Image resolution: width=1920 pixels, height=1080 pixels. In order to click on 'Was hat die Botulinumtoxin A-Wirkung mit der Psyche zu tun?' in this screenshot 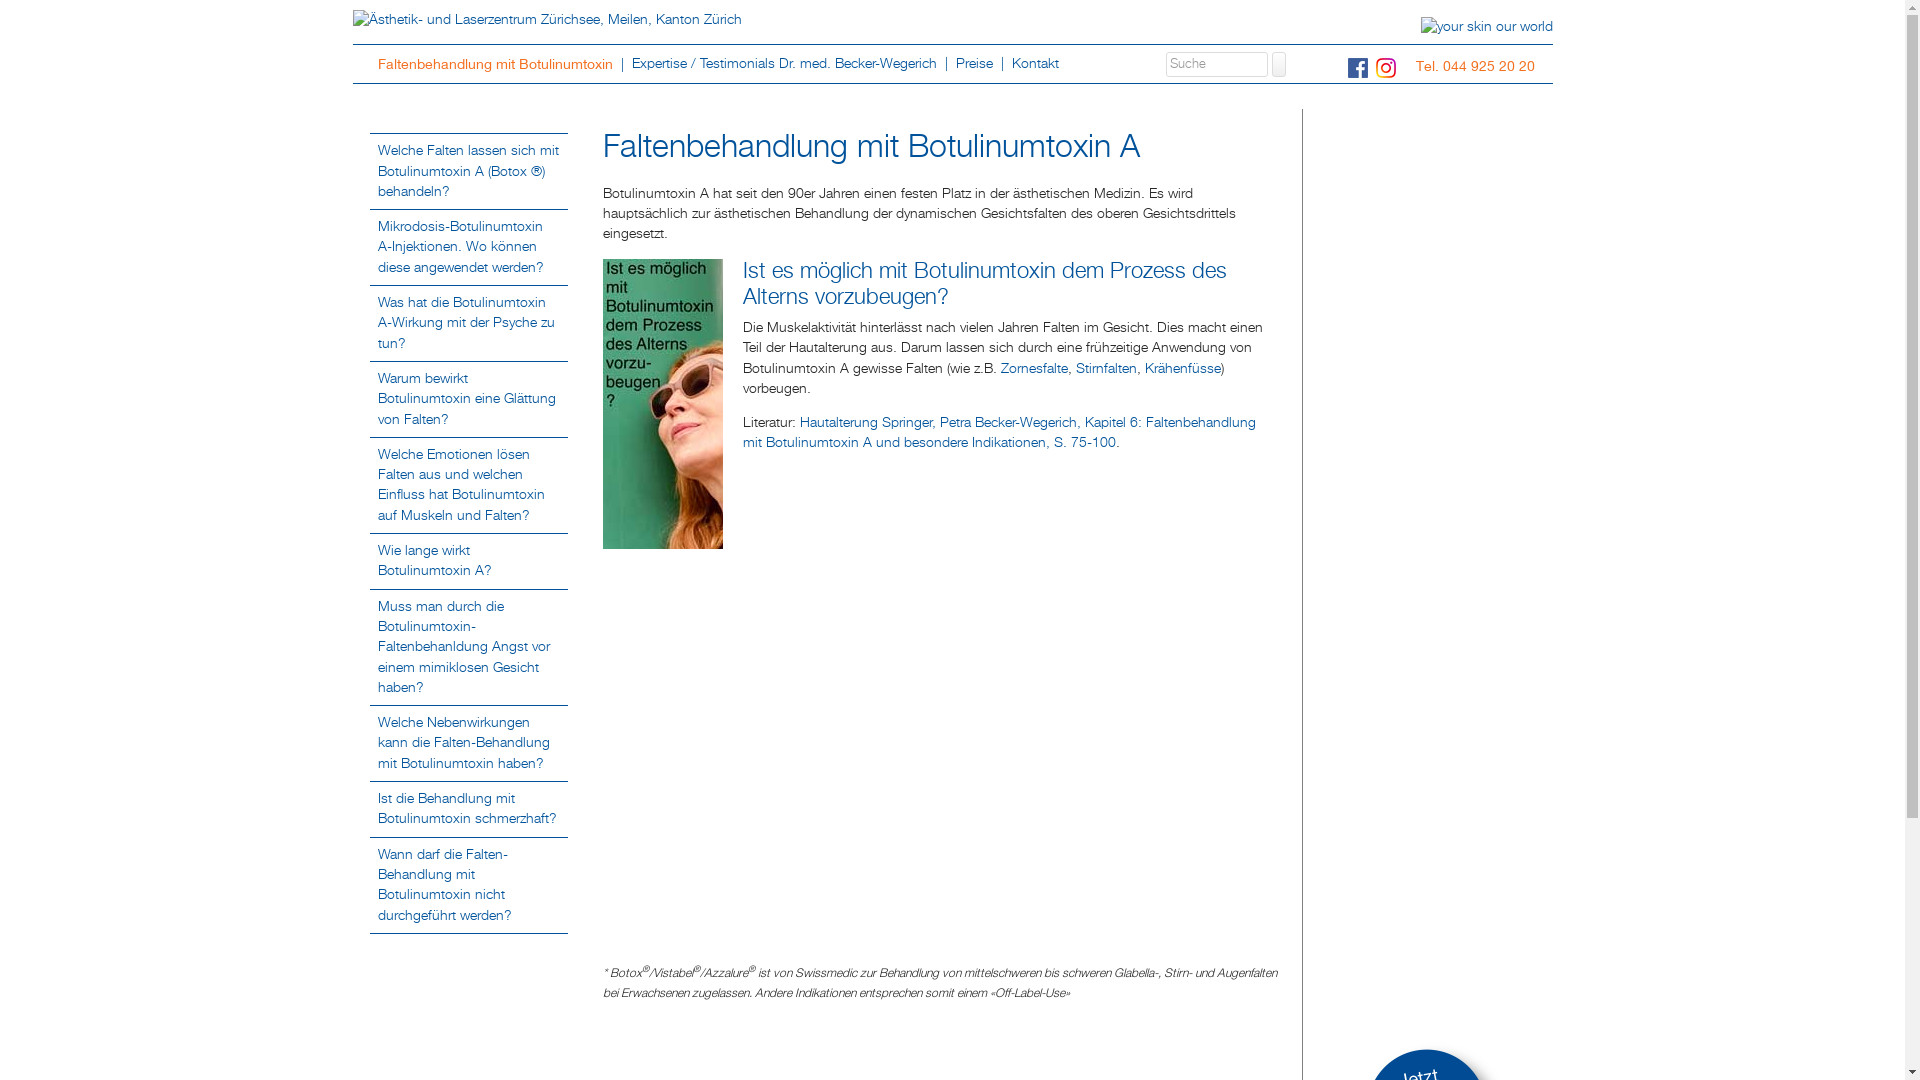, I will do `click(465, 322)`.